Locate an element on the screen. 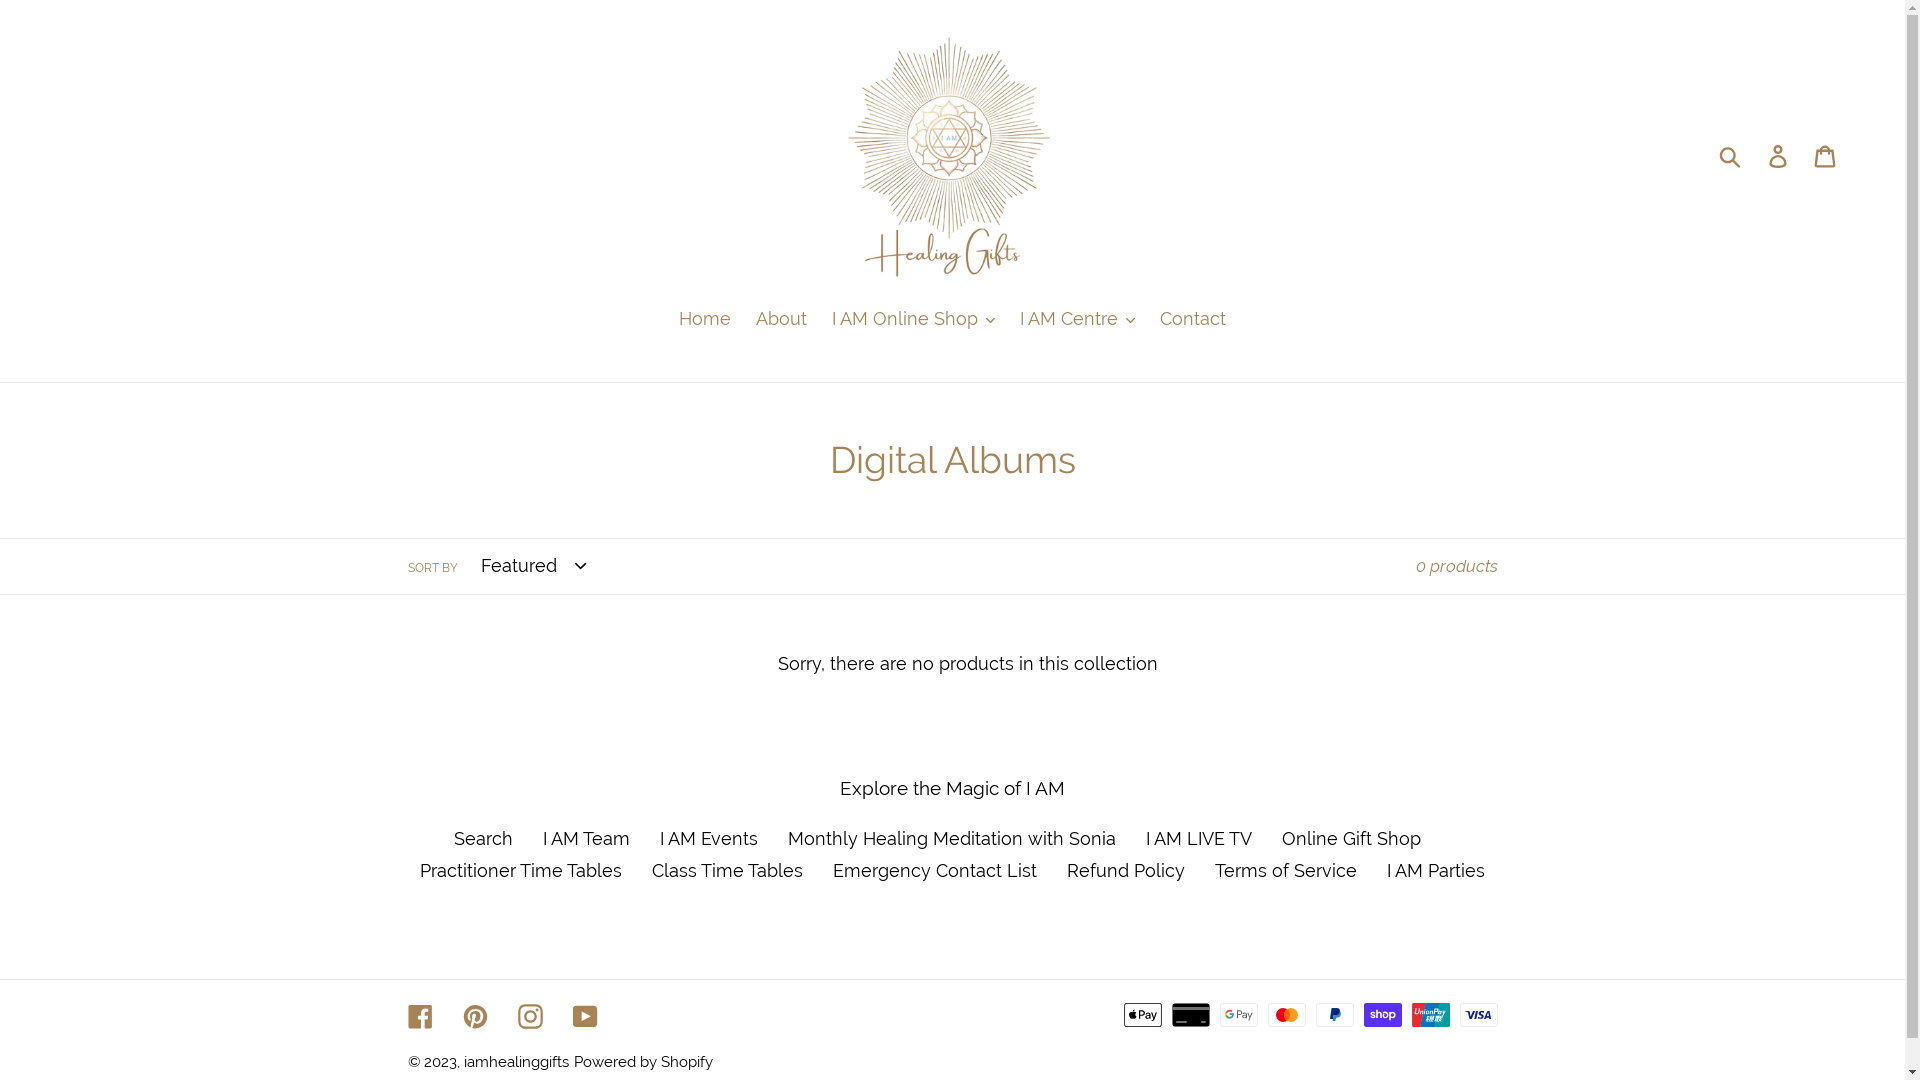 This screenshot has width=1920, height=1080. 'Submit' is located at coordinates (1706, 153).